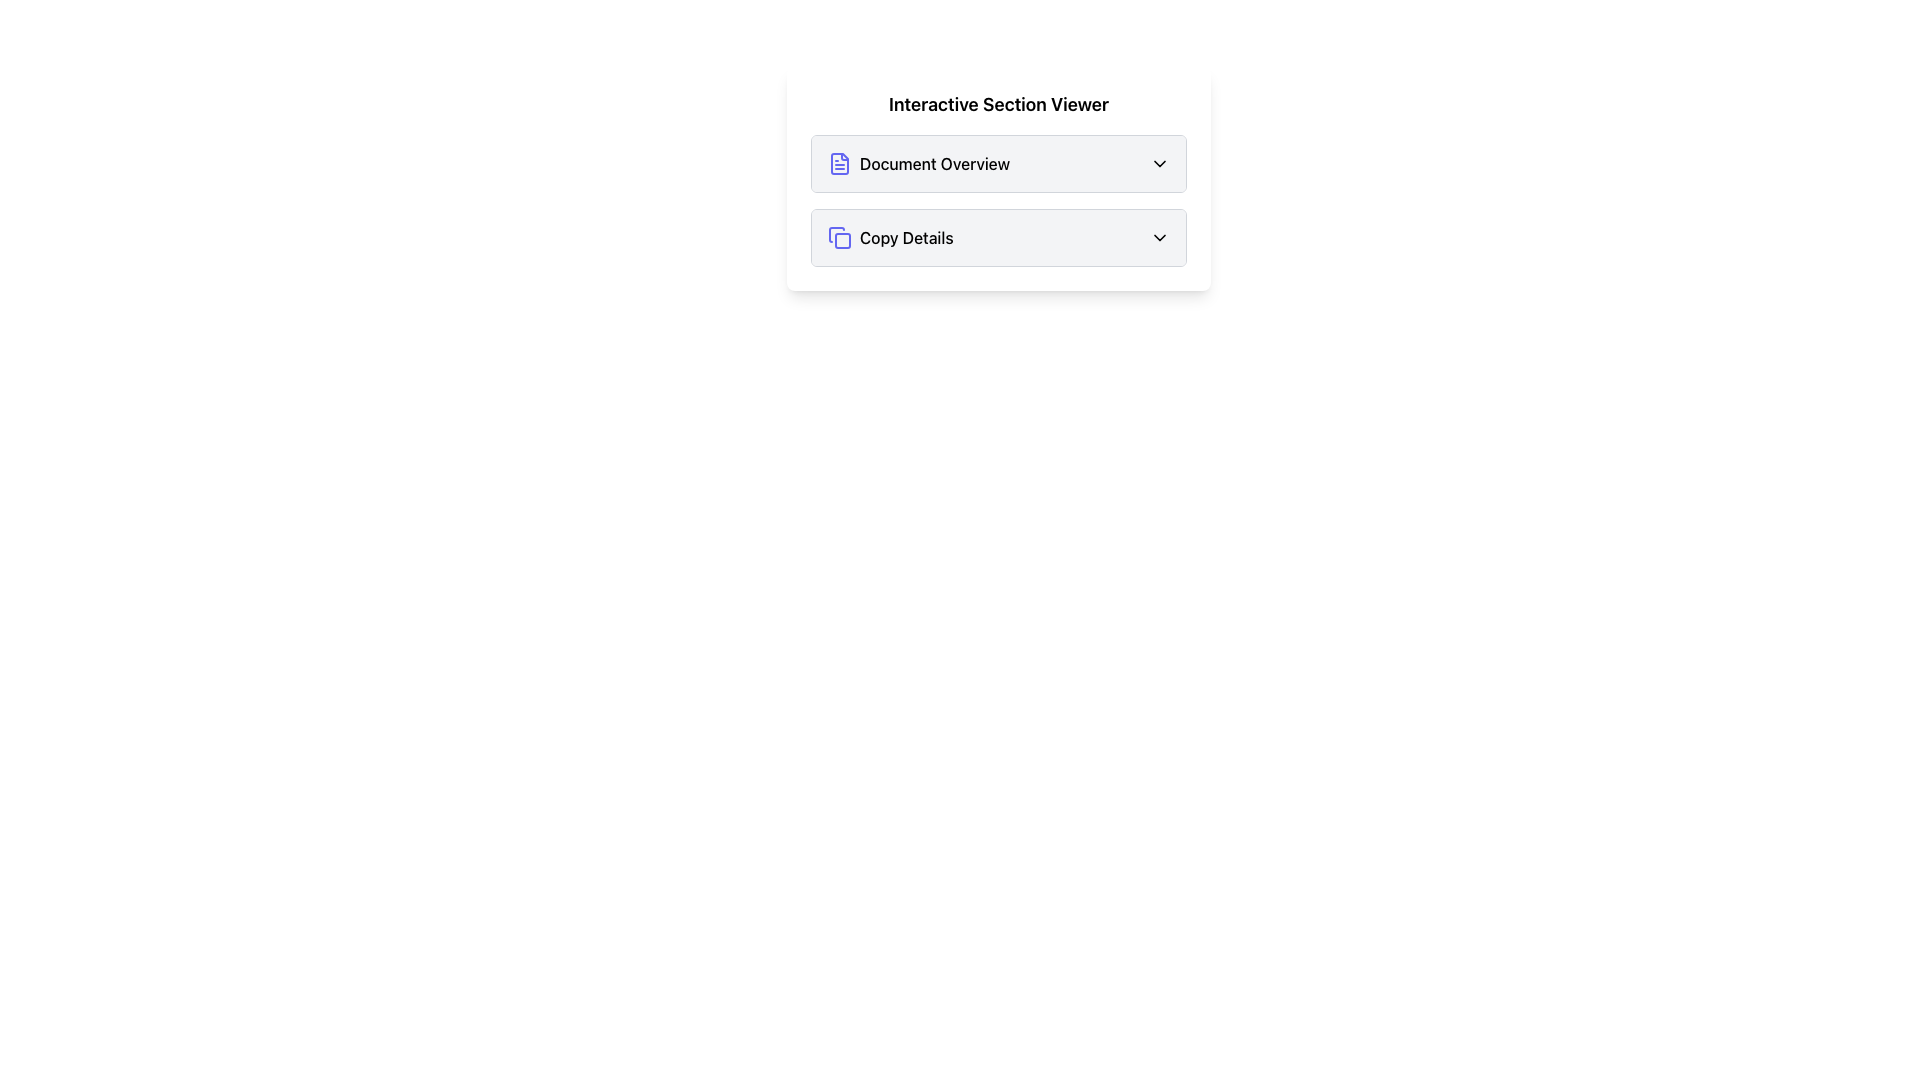 The image size is (1920, 1080). Describe the element at coordinates (889, 237) in the screenshot. I see `the 'Copy Details' button, which features an indigo icon of two overlapping squares and medium weight text` at that location.